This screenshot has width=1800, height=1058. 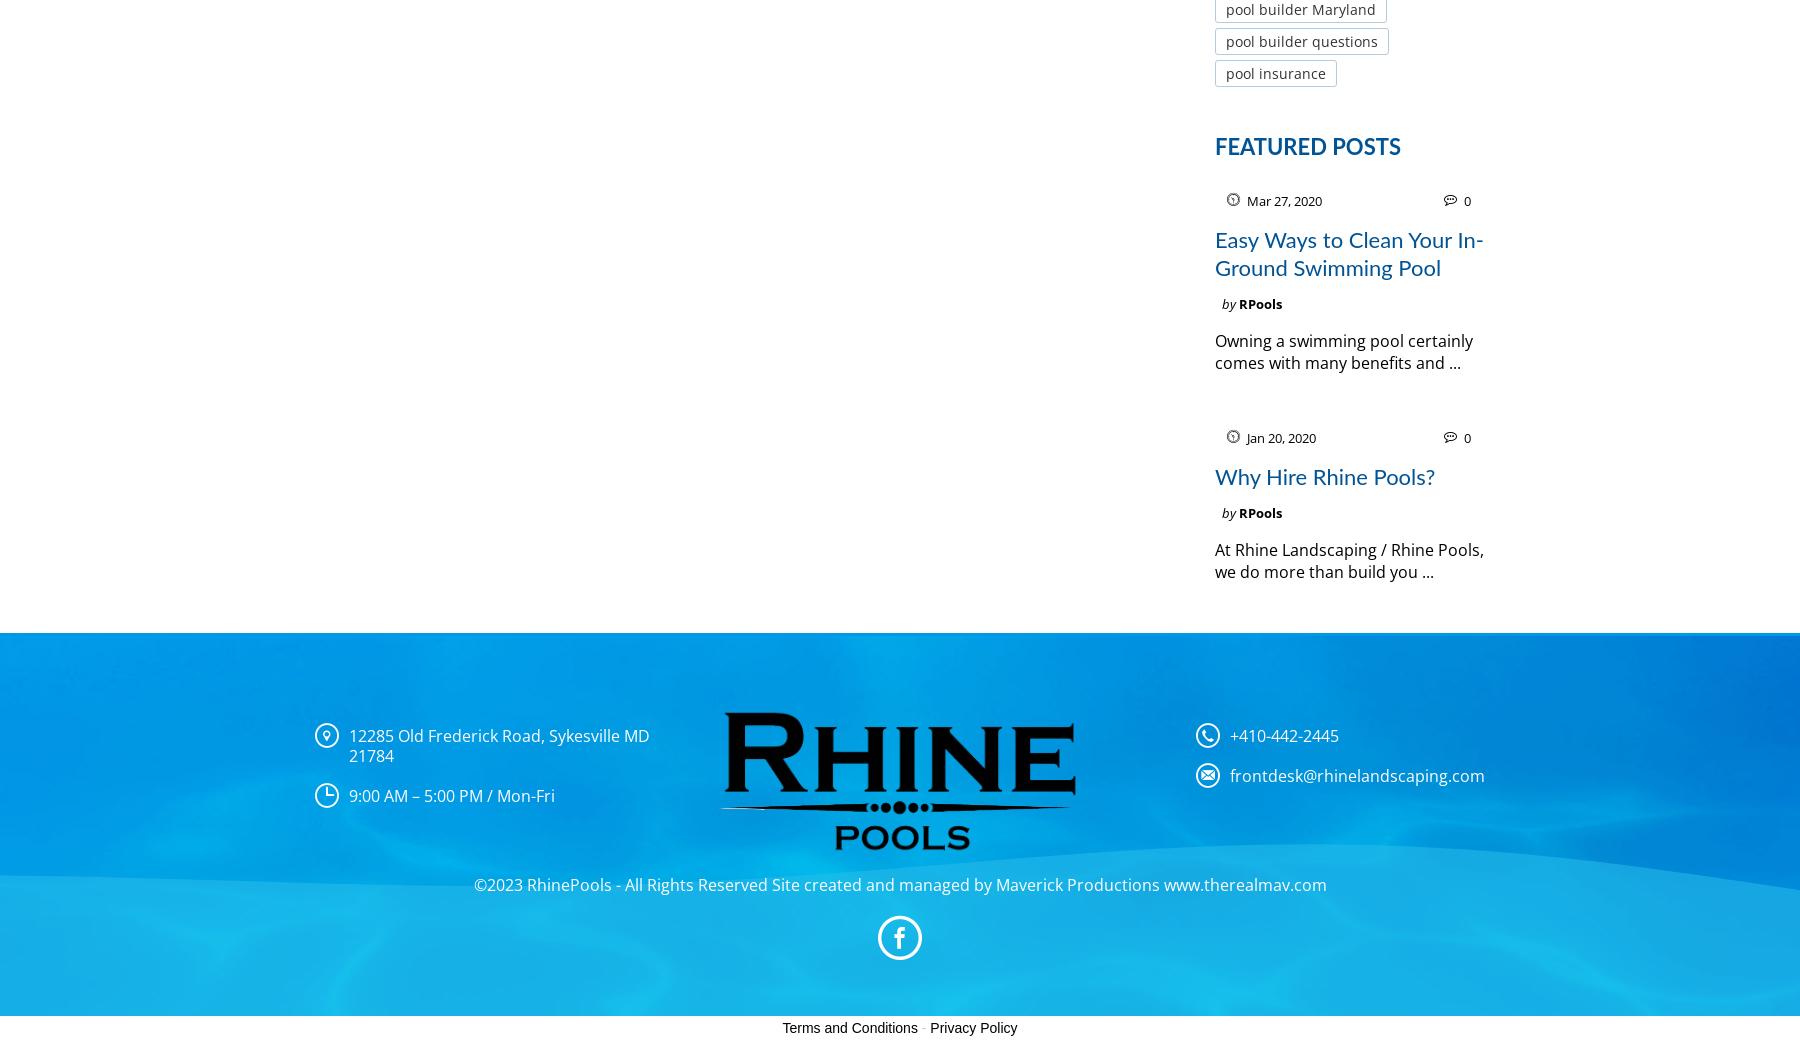 What do you see at coordinates (922, 1026) in the screenshot?
I see `'-'` at bounding box center [922, 1026].